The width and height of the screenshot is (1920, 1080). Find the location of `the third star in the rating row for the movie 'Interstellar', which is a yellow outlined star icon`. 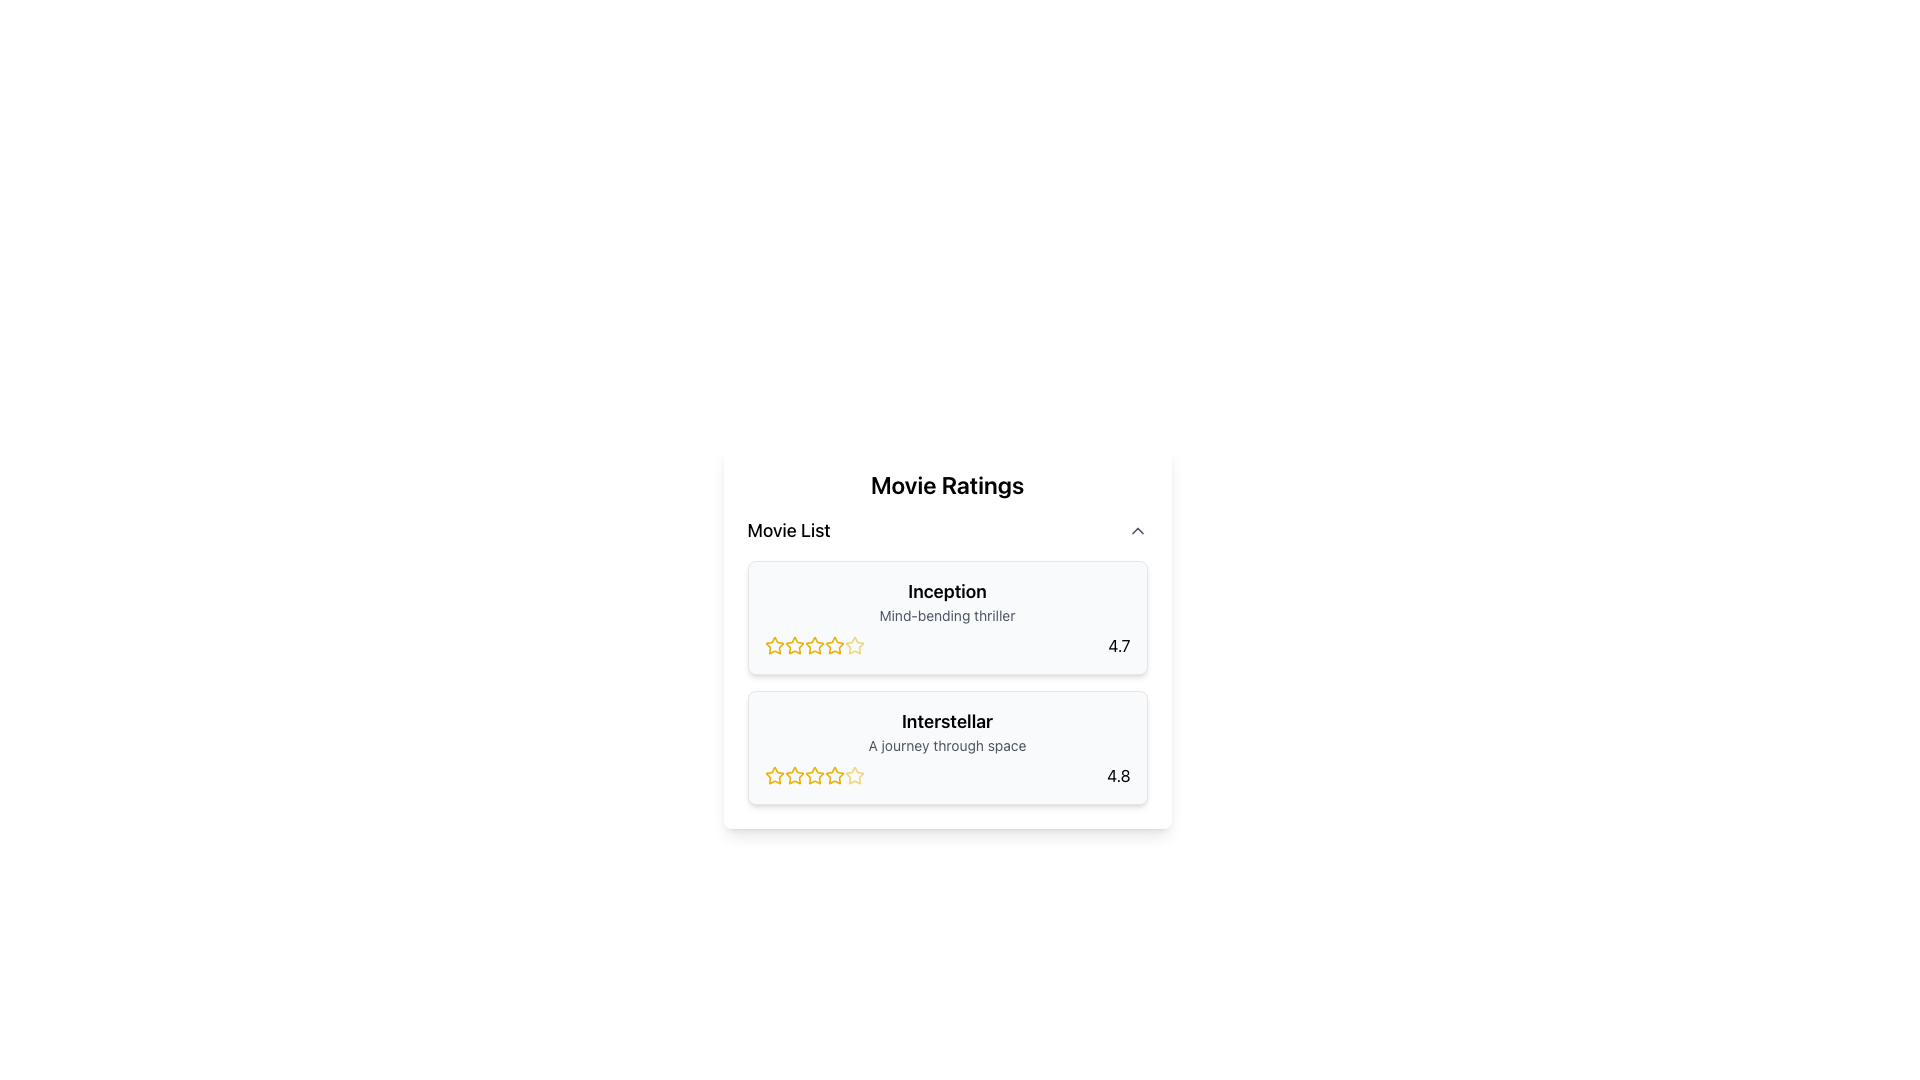

the third star in the rating row for the movie 'Interstellar', which is a yellow outlined star icon is located at coordinates (814, 774).